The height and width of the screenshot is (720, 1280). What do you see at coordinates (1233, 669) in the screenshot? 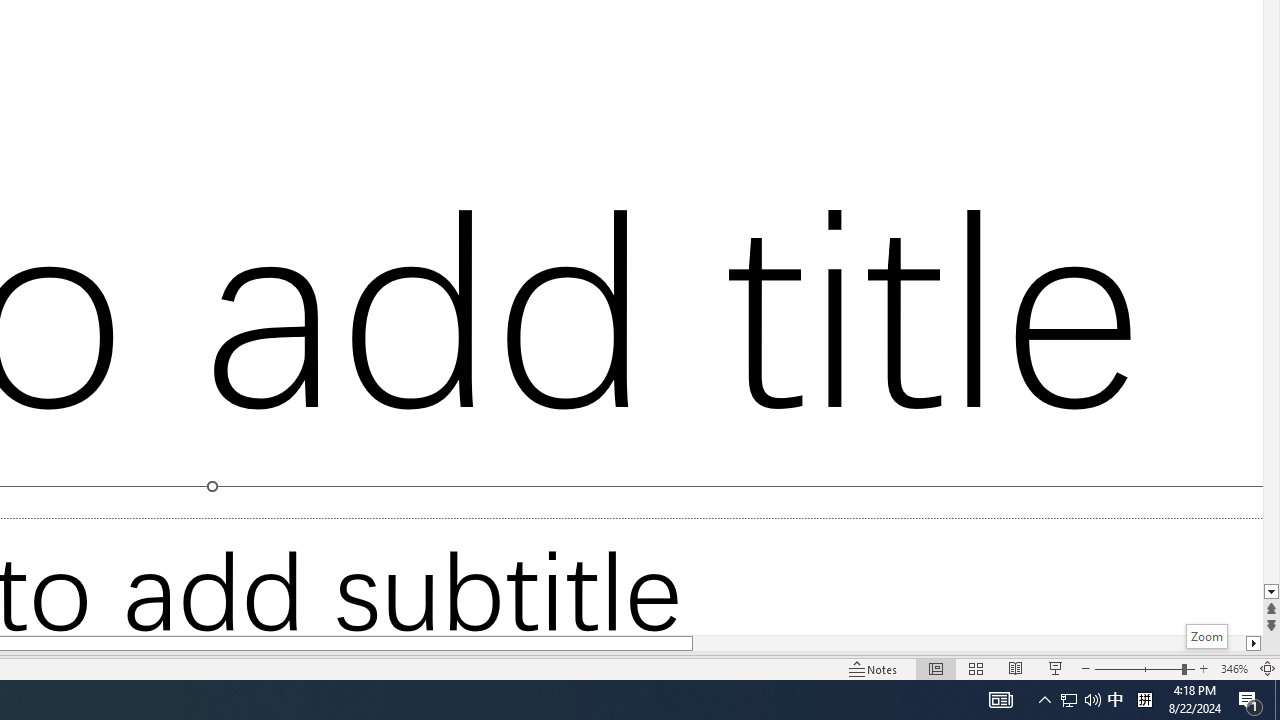
I see `'Zoom 346%'` at bounding box center [1233, 669].